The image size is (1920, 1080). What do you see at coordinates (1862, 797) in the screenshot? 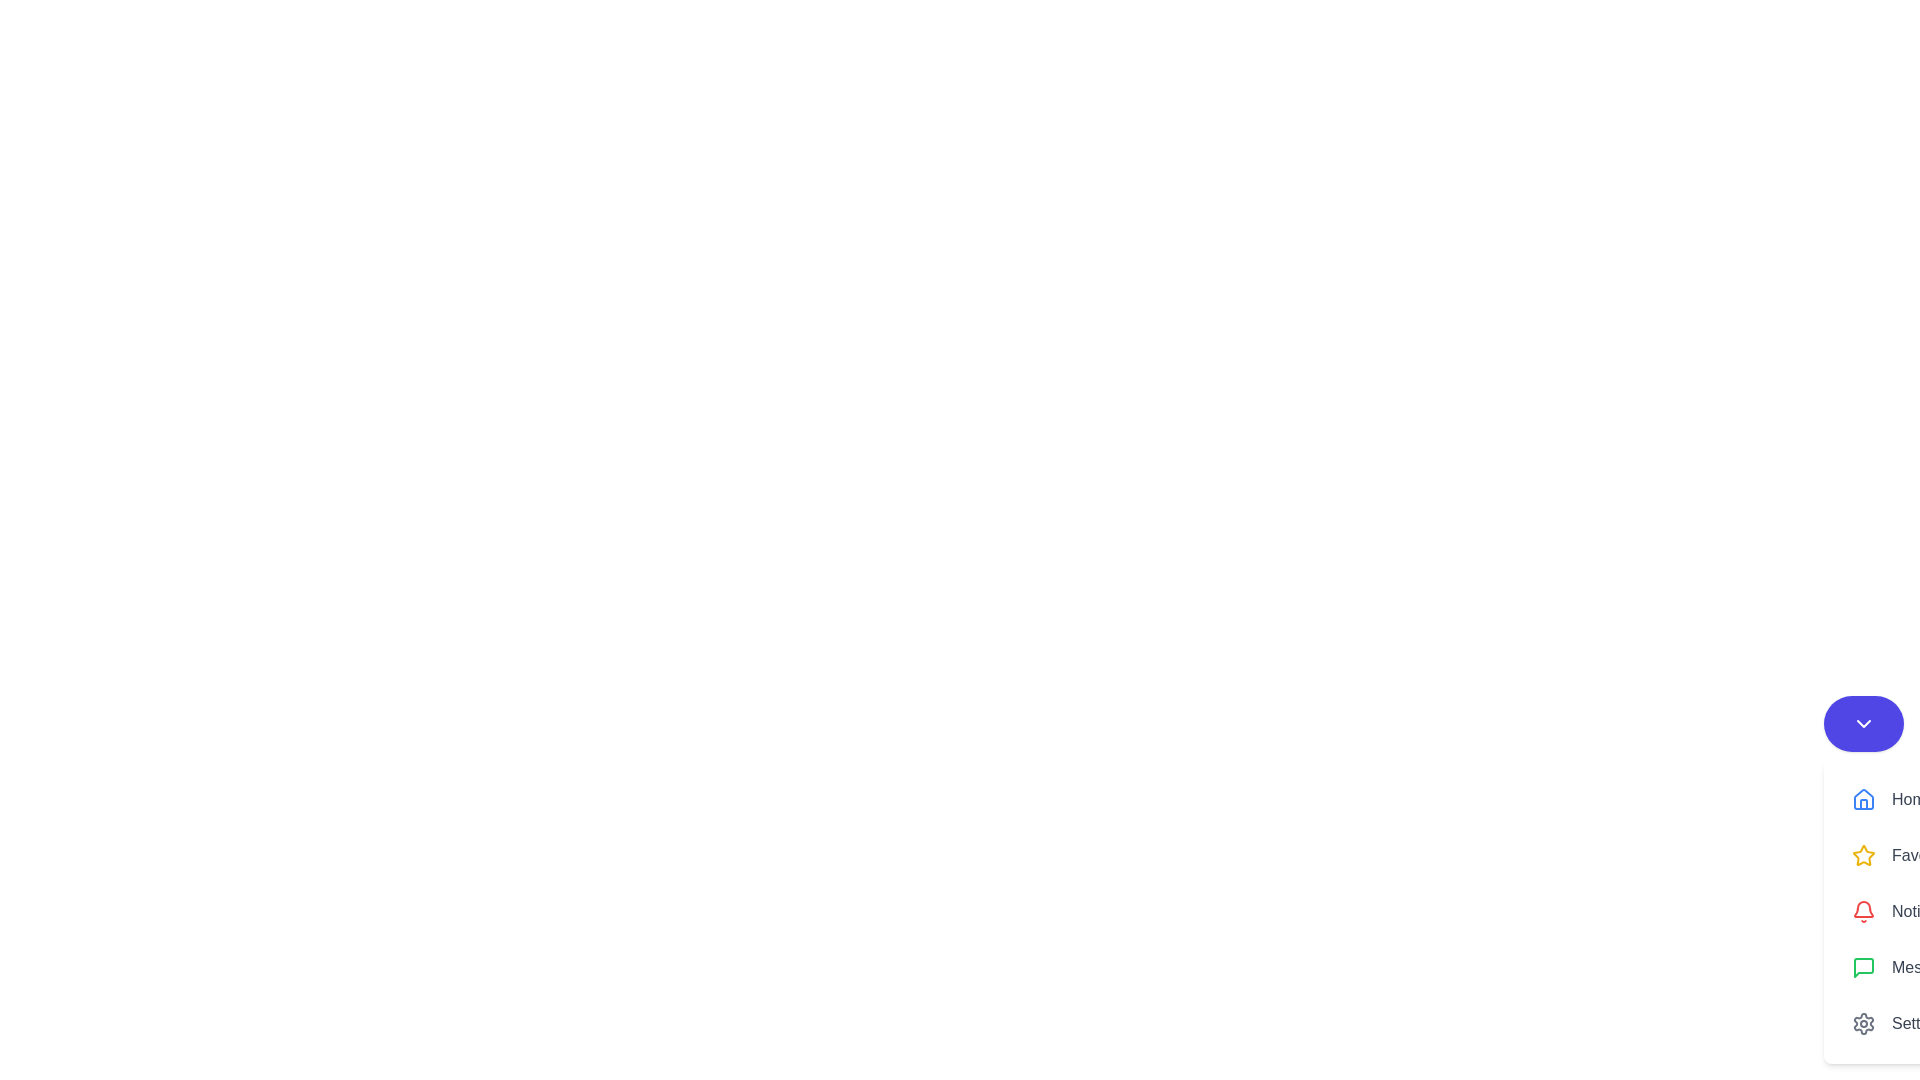
I see `the blue house icon in the vertical navigation menu` at bounding box center [1862, 797].